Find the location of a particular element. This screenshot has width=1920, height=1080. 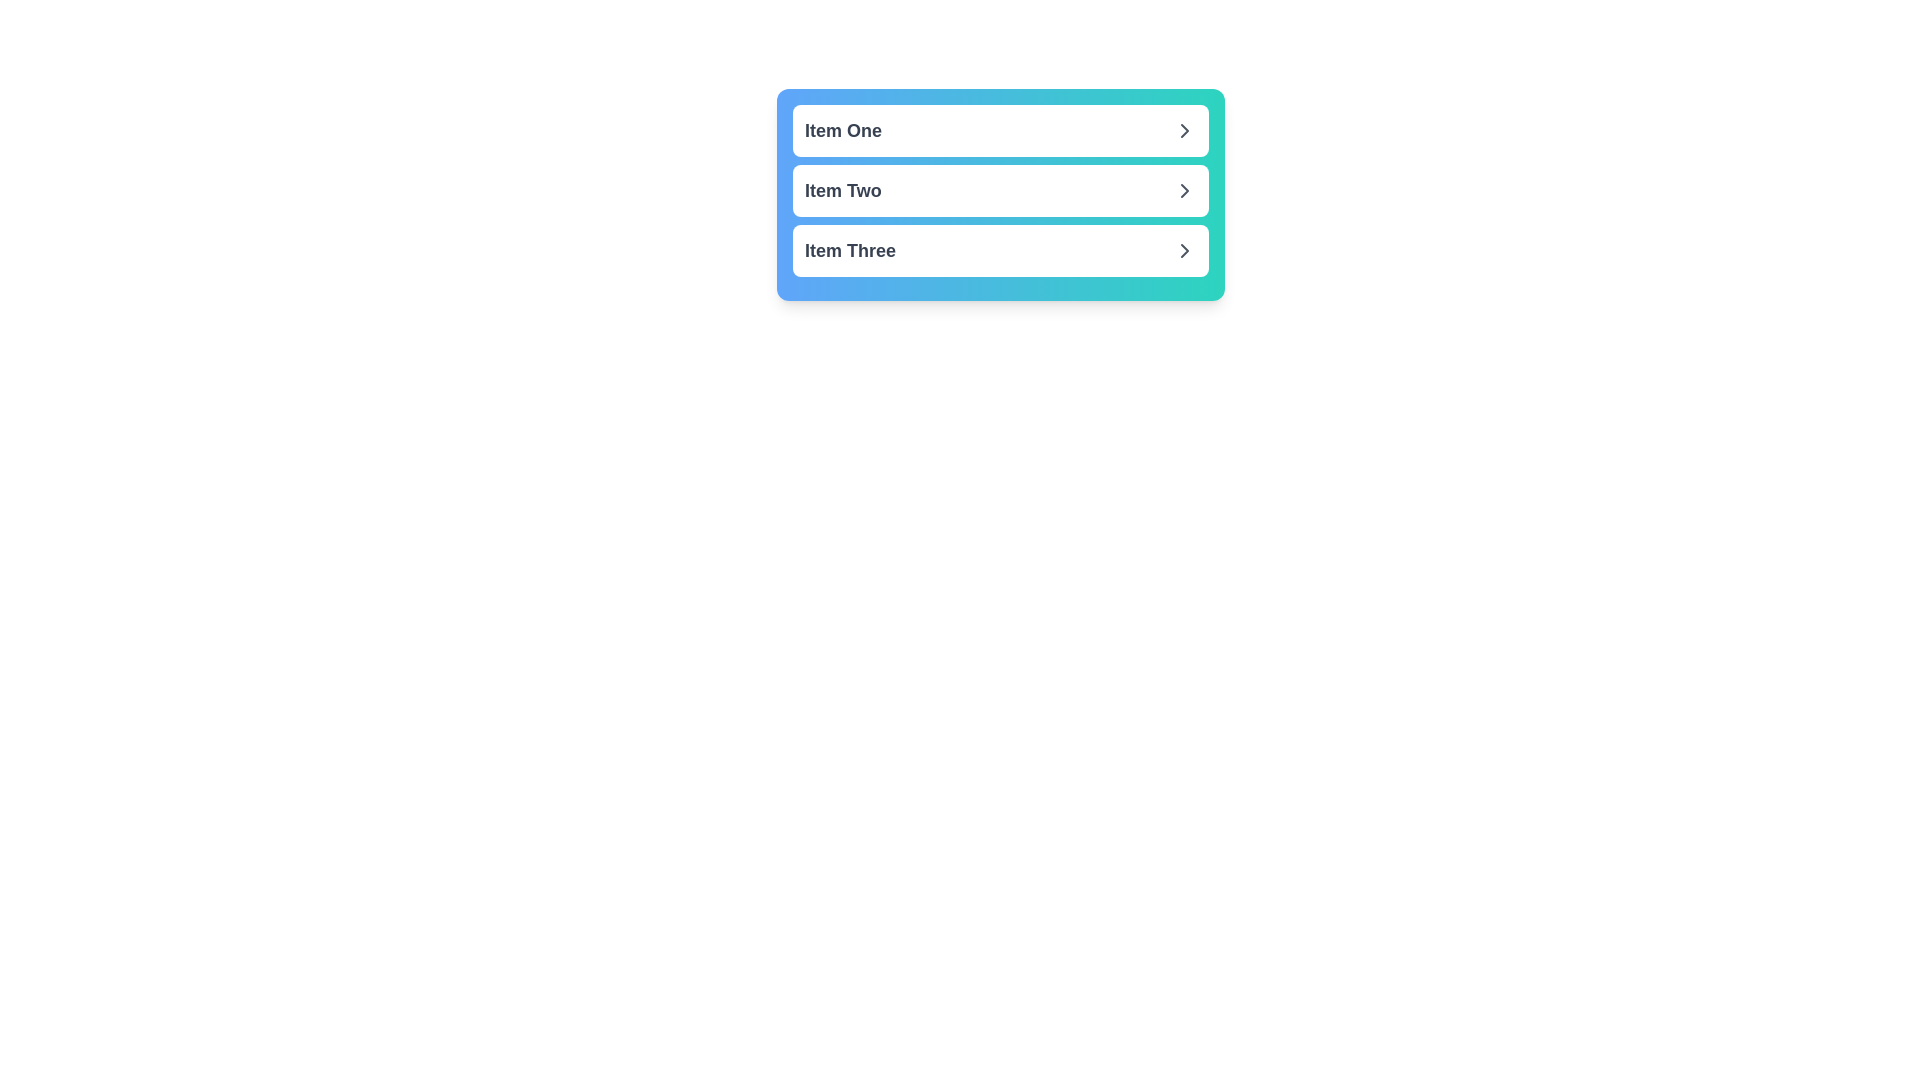

the first selectable item in the list for navigation via keyboard is located at coordinates (1001, 131).